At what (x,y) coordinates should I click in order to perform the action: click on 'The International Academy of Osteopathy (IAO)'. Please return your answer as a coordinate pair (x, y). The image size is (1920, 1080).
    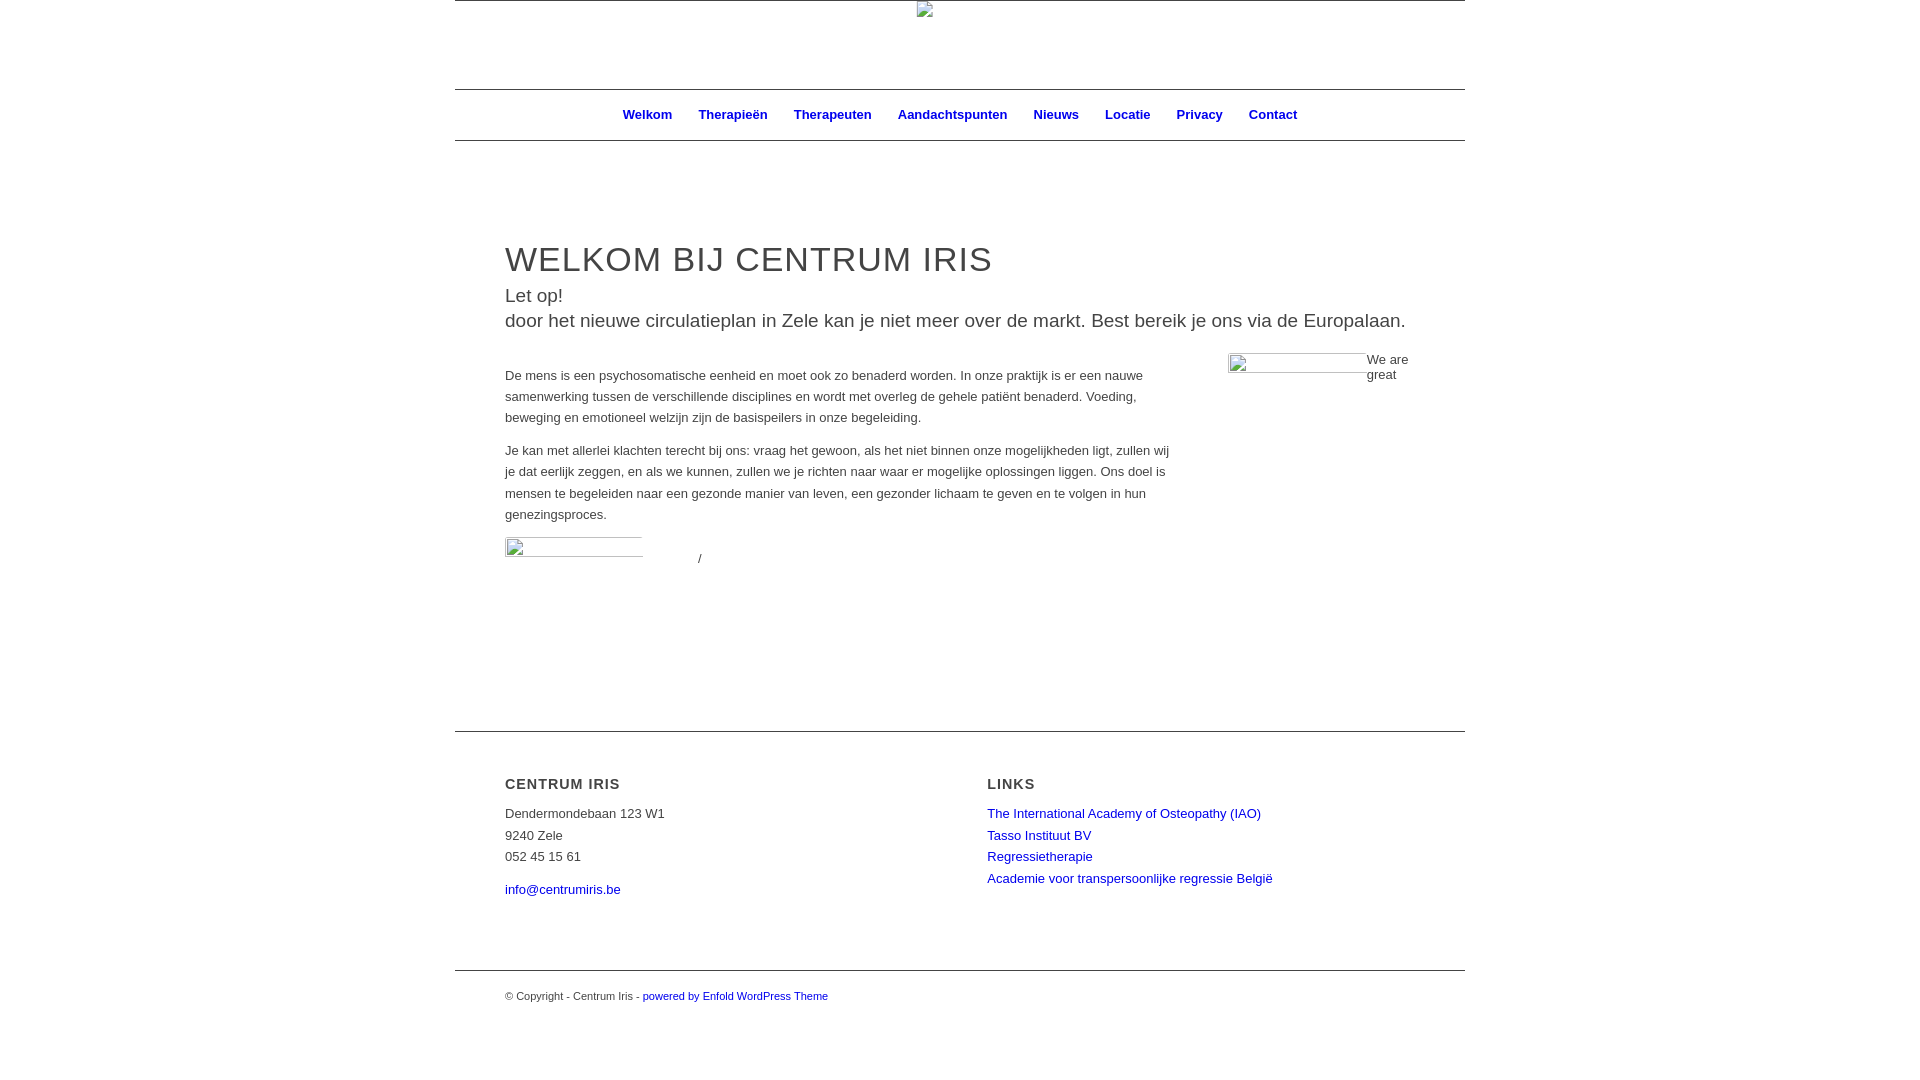
    Looking at the image, I should click on (1123, 813).